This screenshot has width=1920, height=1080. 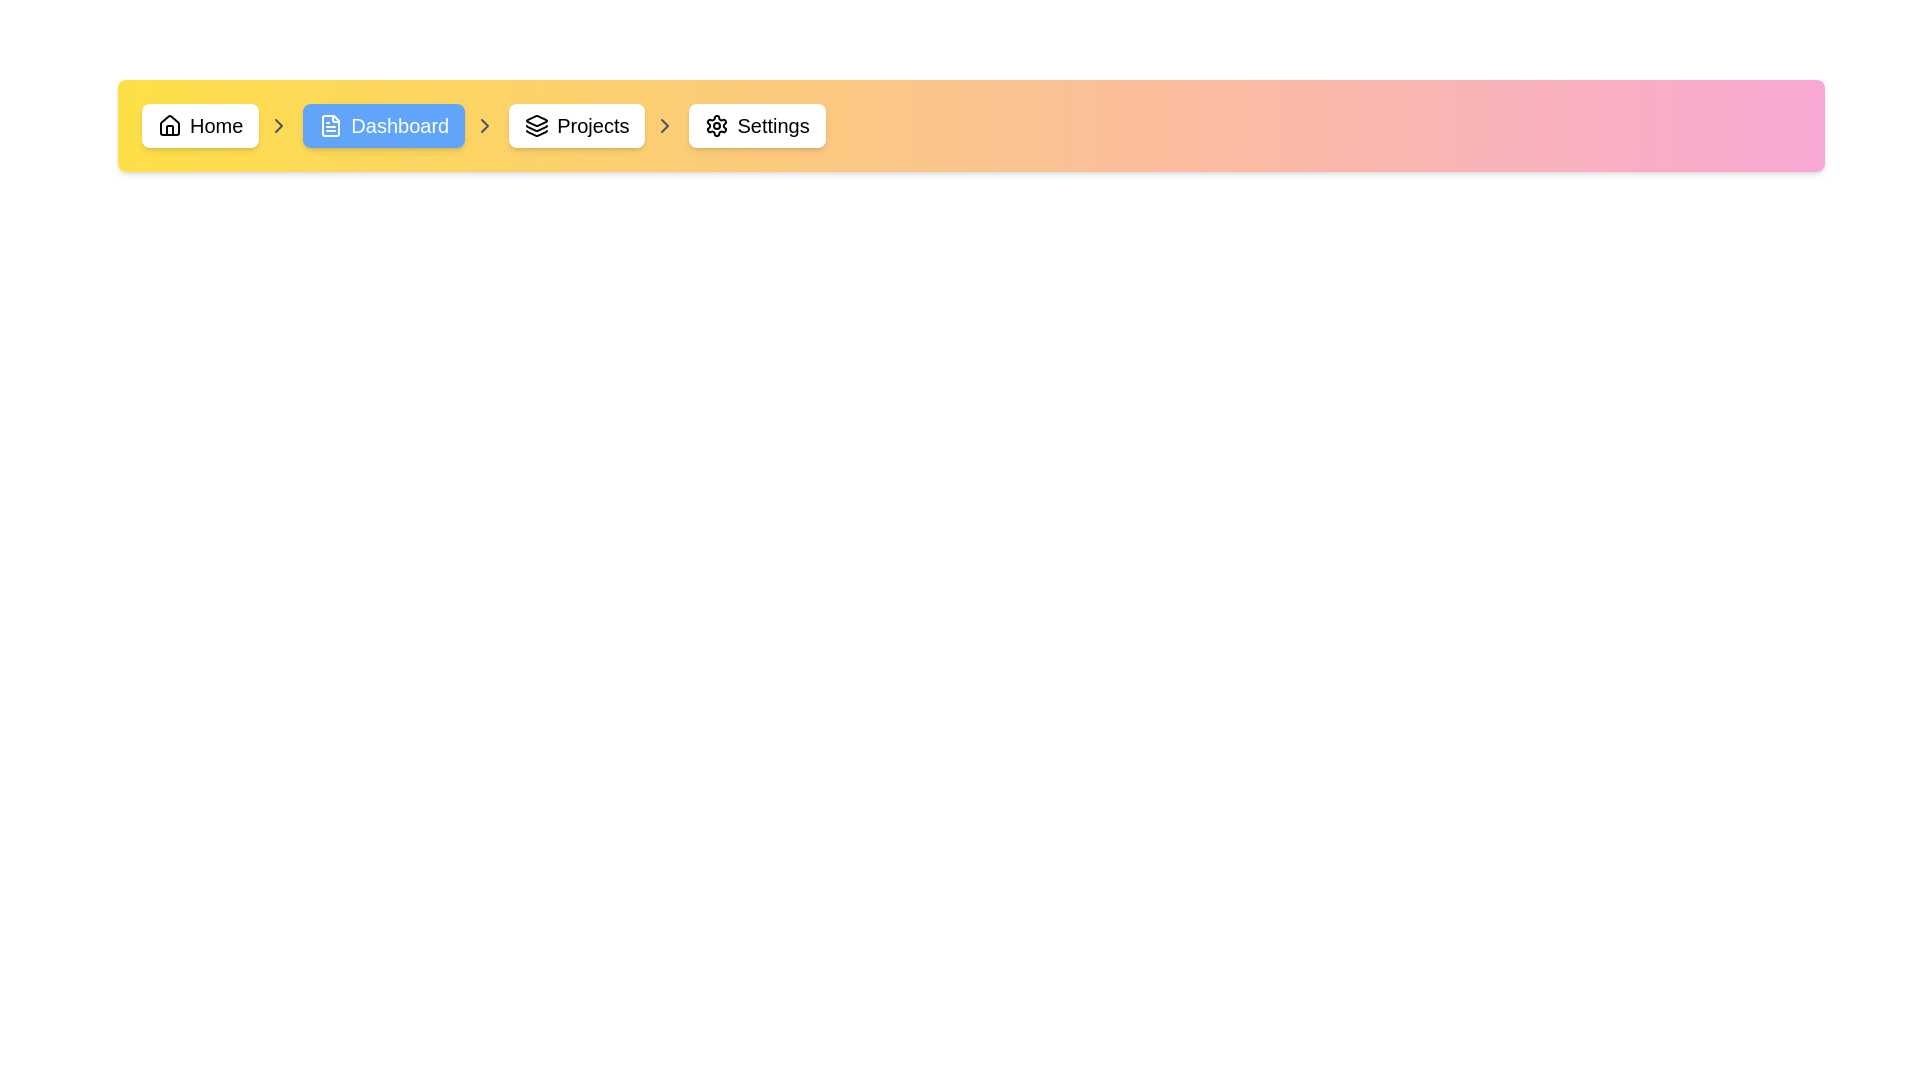 I want to click on the right-pointing chevron icon styled in gray, located in the navigation bar directly after the 'Dashboard' button, so click(x=485, y=126).